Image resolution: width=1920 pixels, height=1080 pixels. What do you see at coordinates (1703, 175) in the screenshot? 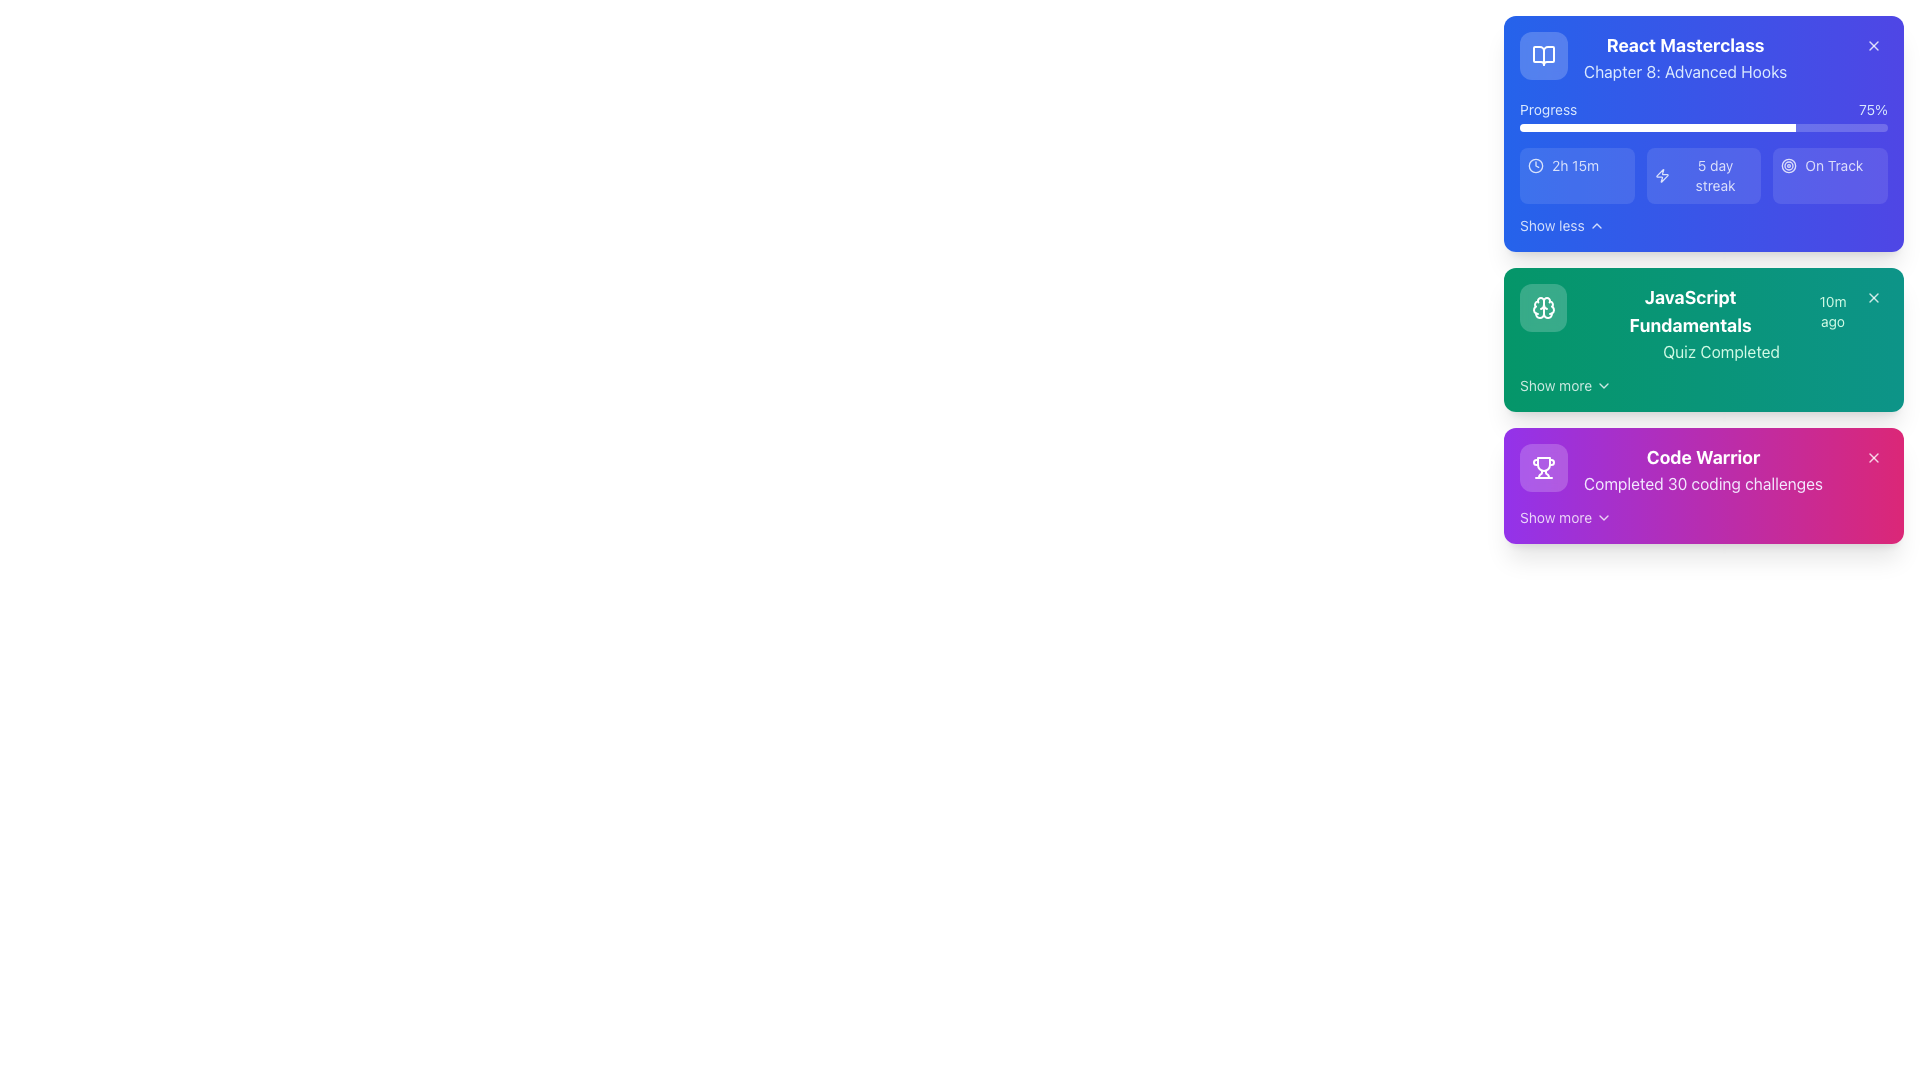
I see `the Composite information display that shows user progress metrics for the 'React Masterclass', positioned below the progress indicator and above the 'Show less' link` at bounding box center [1703, 175].